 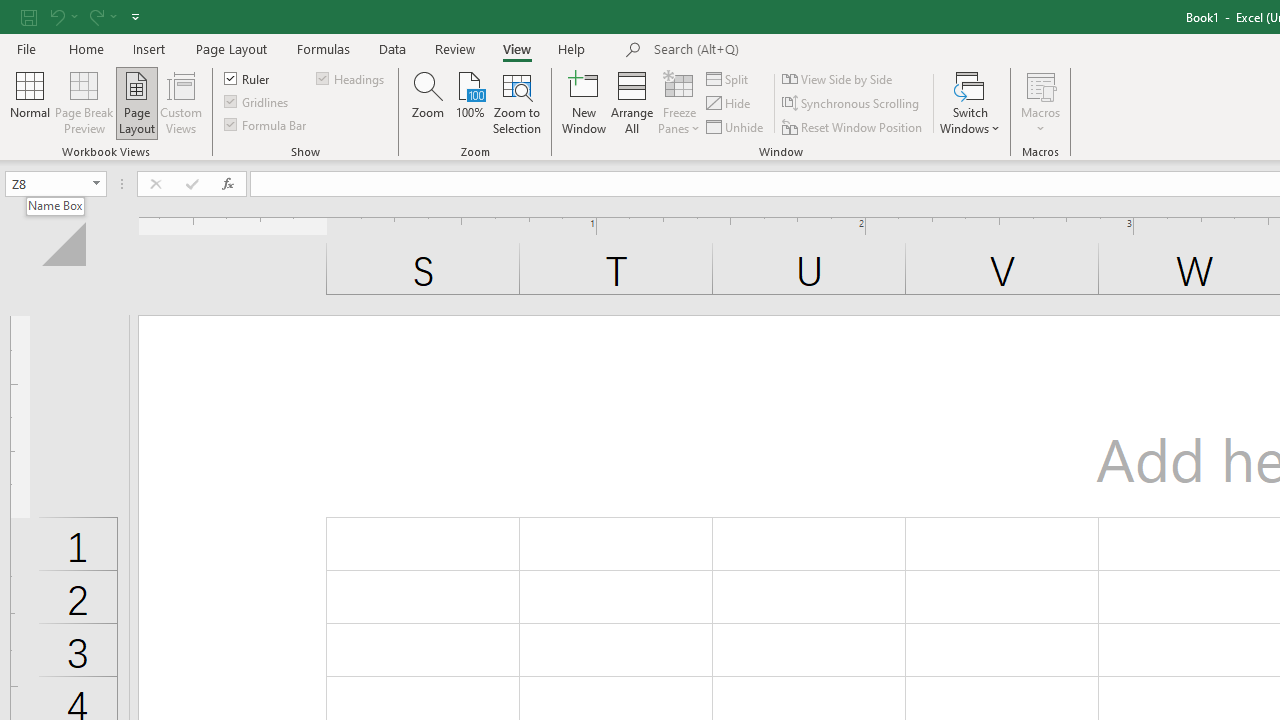 I want to click on 'Zoom...', so click(x=427, y=103).